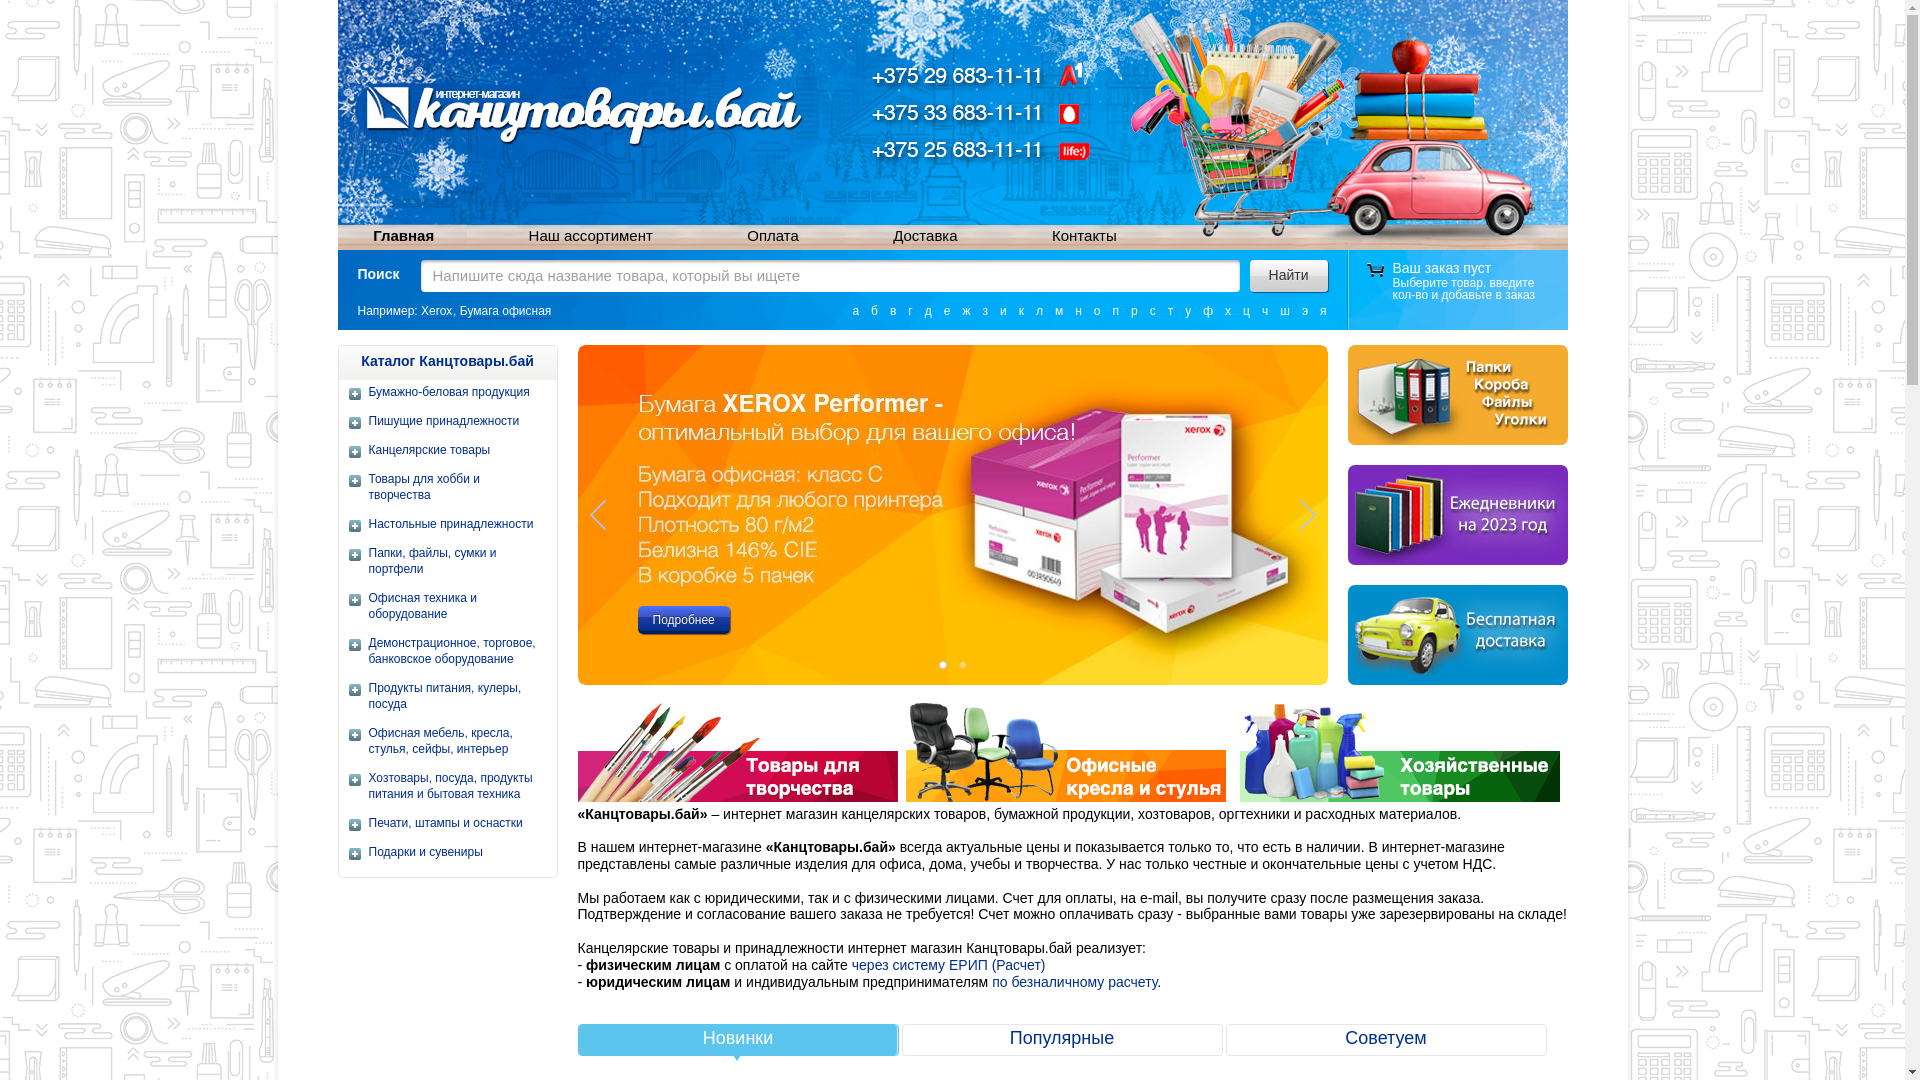  Describe the element at coordinates (930, 664) in the screenshot. I see `'1'` at that location.